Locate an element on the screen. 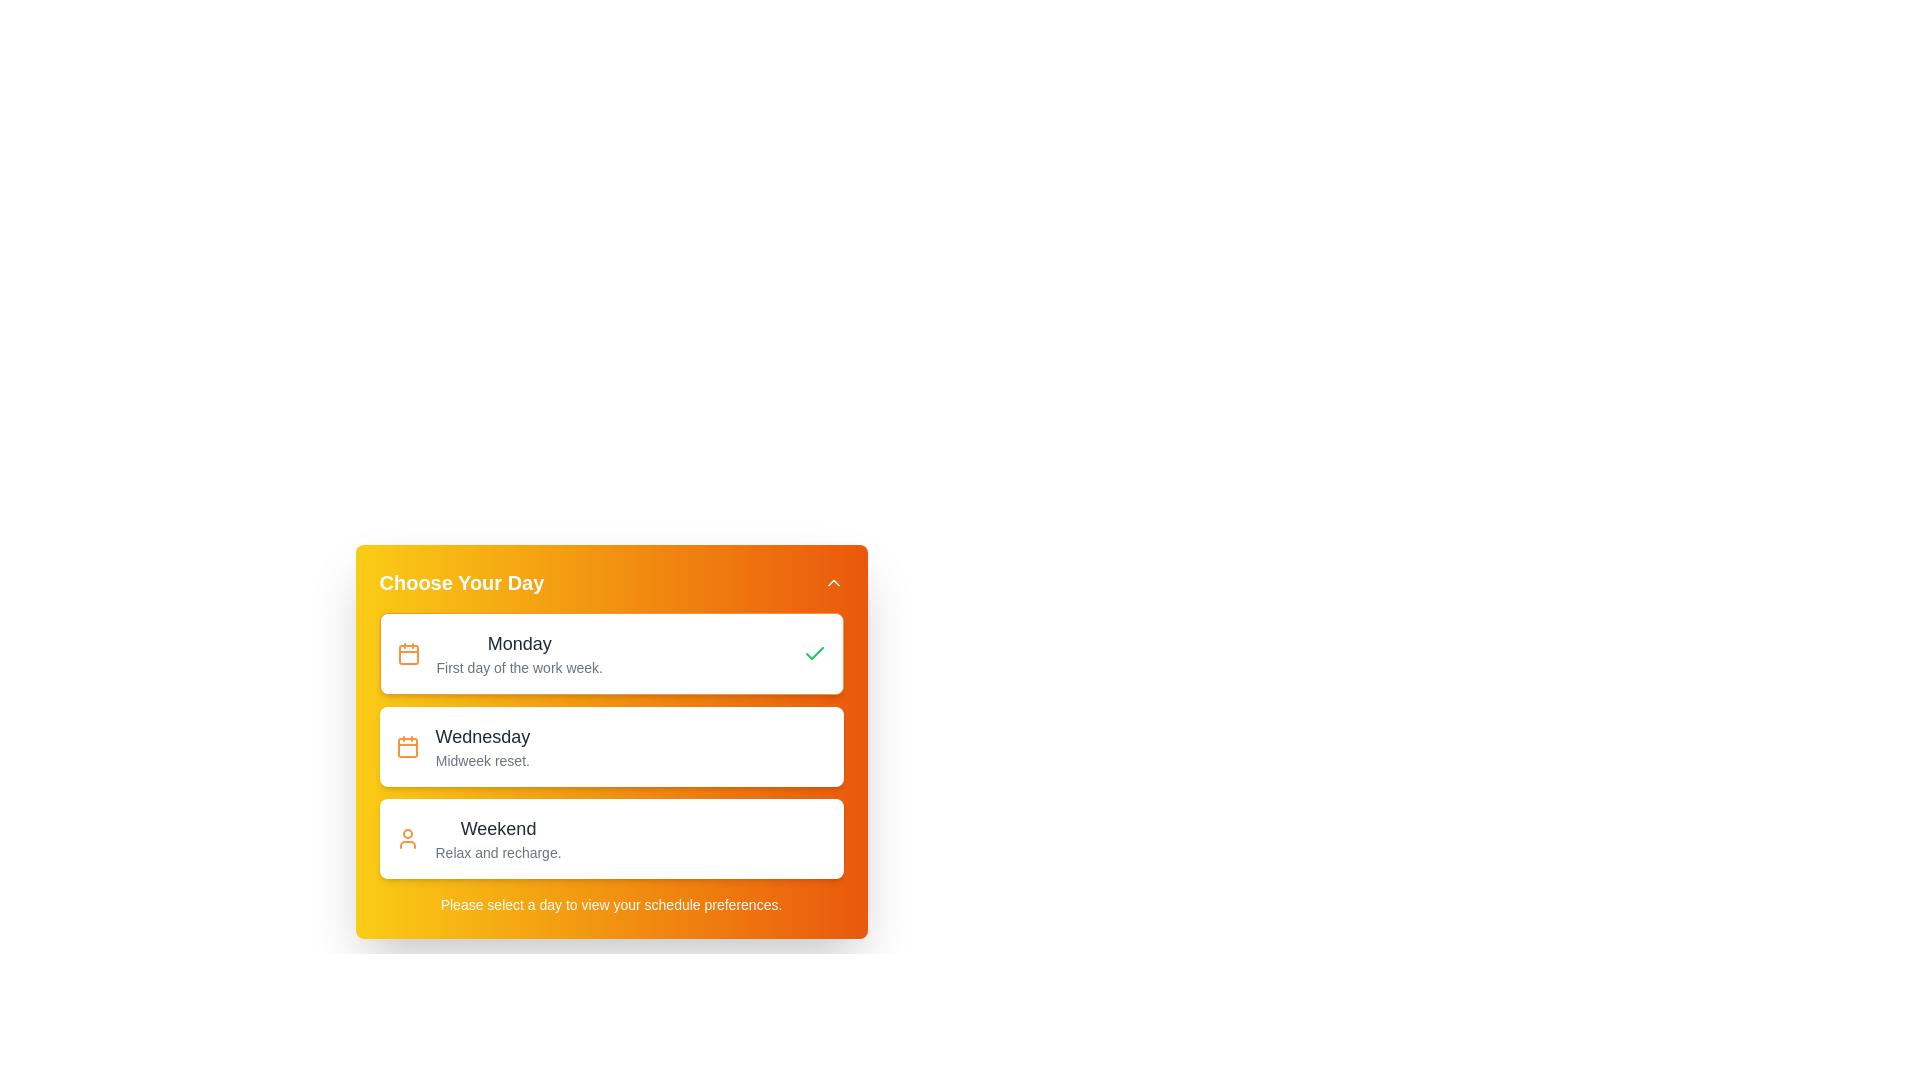 Image resolution: width=1920 pixels, height=1080 pixels. the day Weekend from the list is located at coordinates (610, 839).